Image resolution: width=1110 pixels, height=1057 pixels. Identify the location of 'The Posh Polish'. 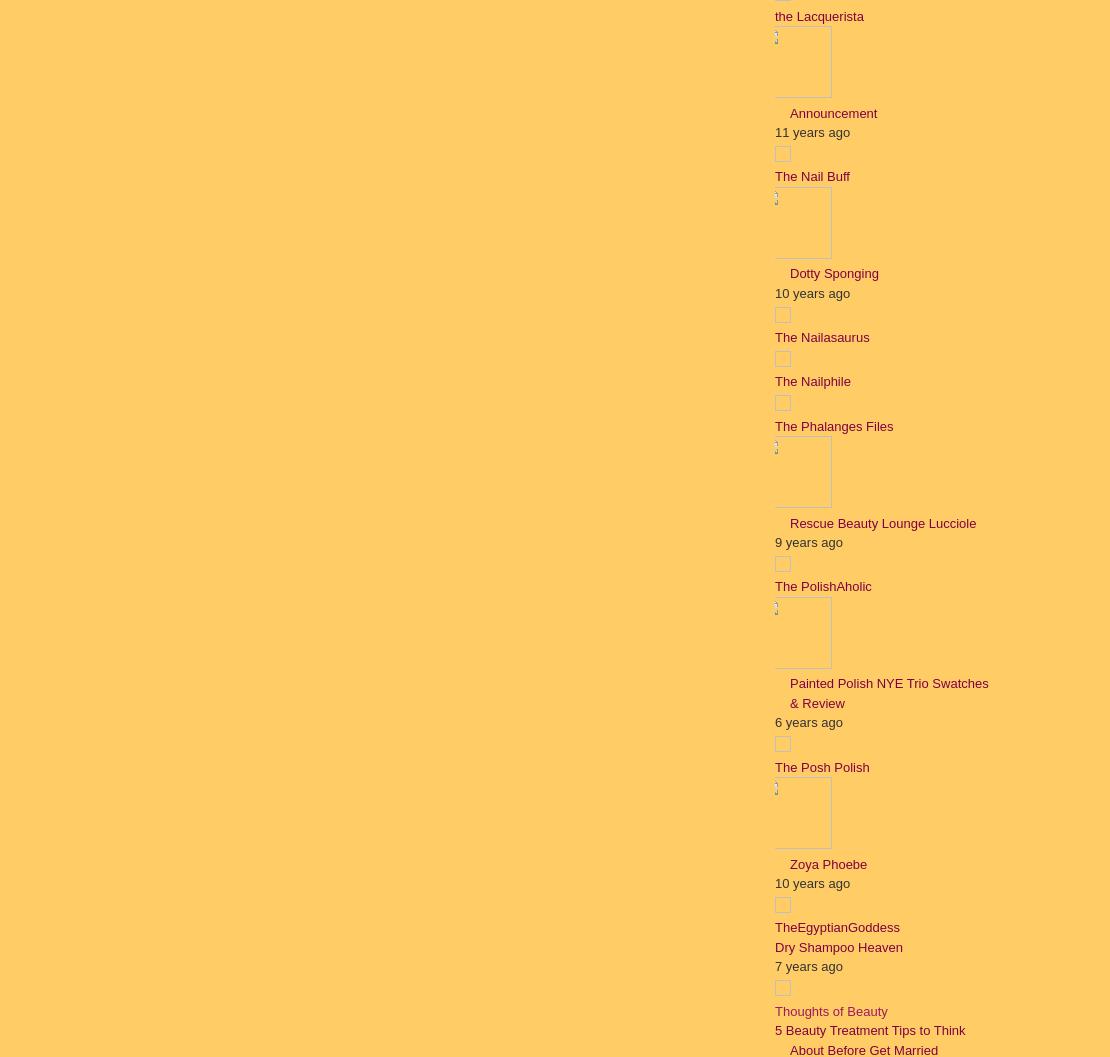
(774, 766).